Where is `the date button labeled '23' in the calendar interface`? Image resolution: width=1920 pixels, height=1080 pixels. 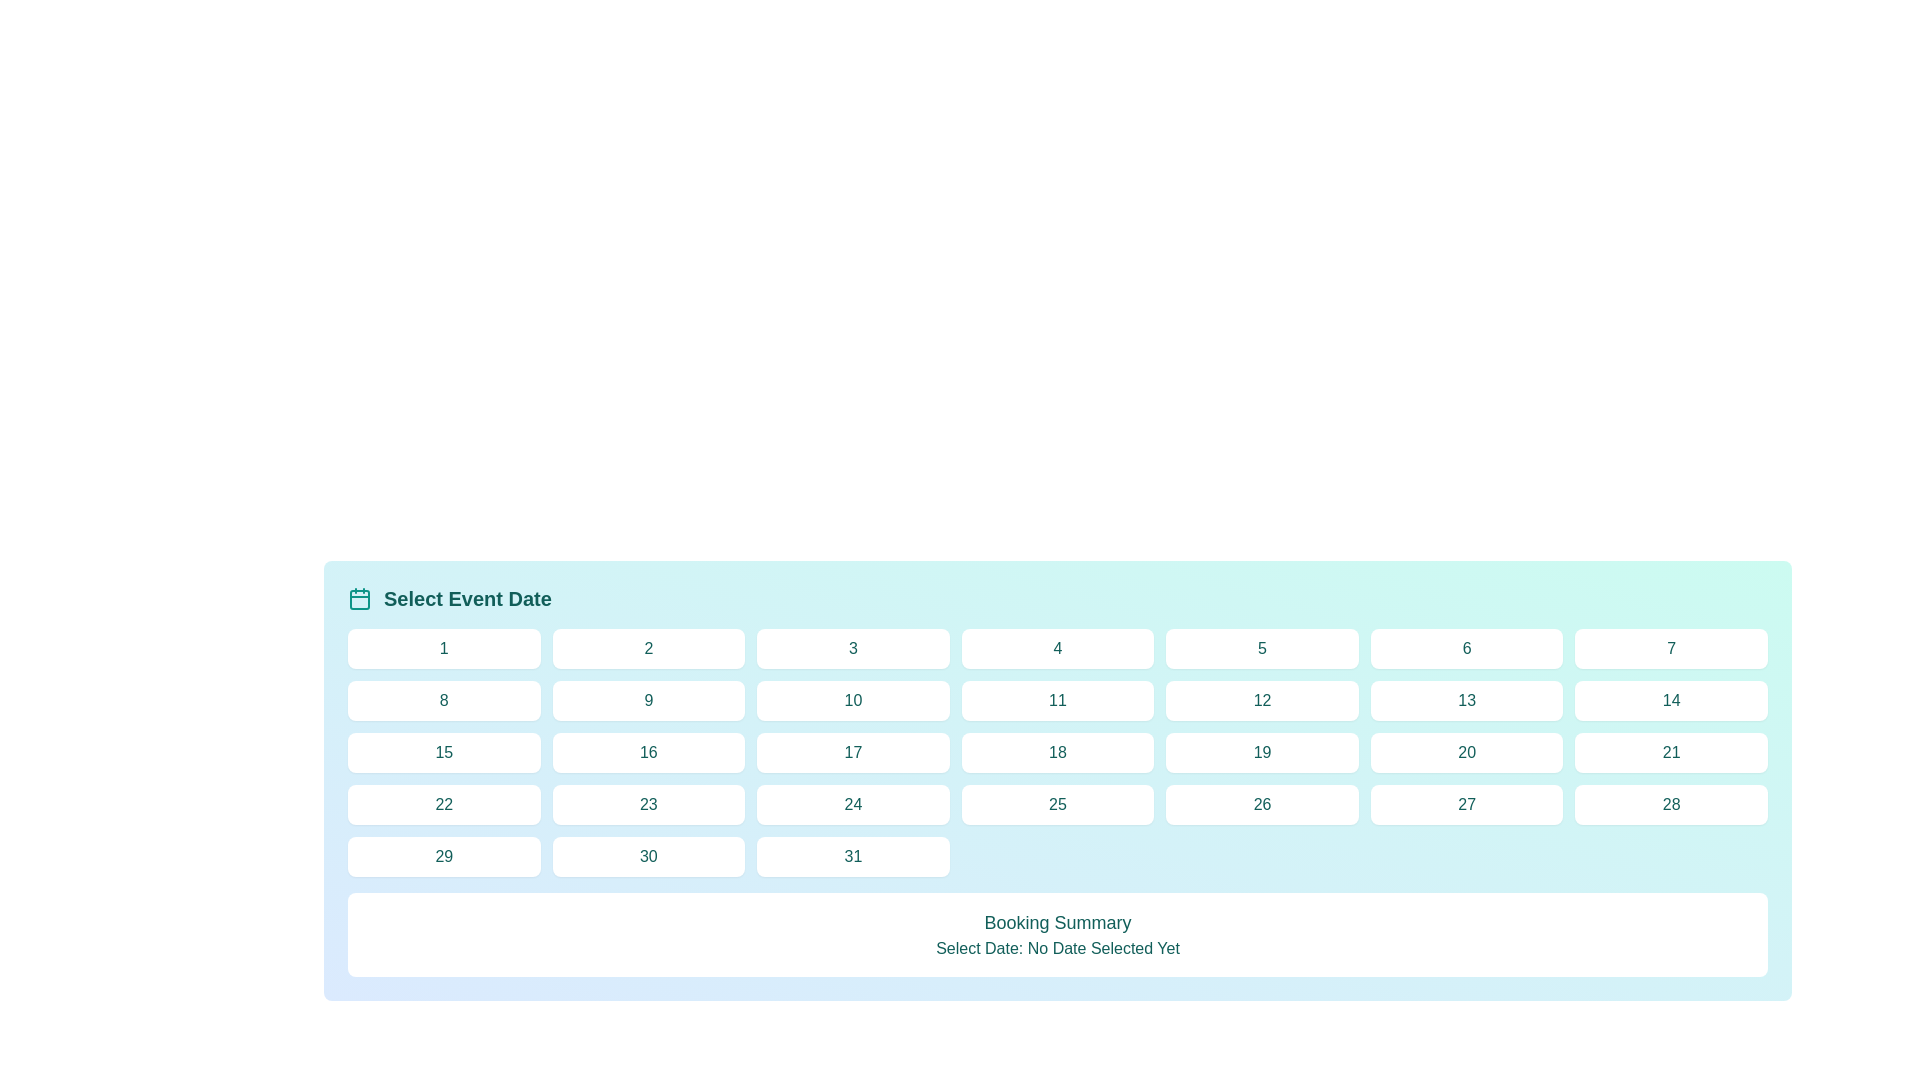
the date button labeled '23' in the calendar interface is located at coordinates (648, 804).